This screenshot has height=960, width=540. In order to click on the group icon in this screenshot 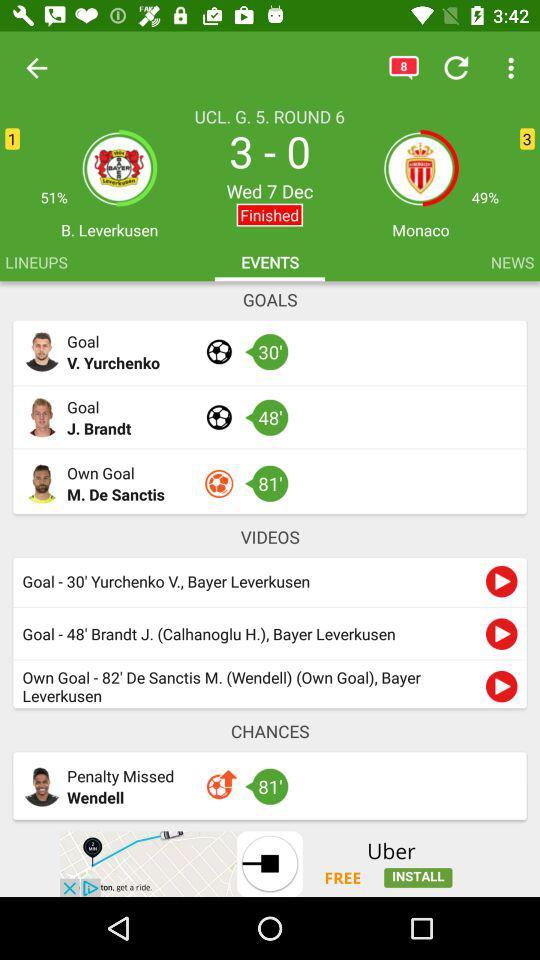, I will do `click(419, 167)`.